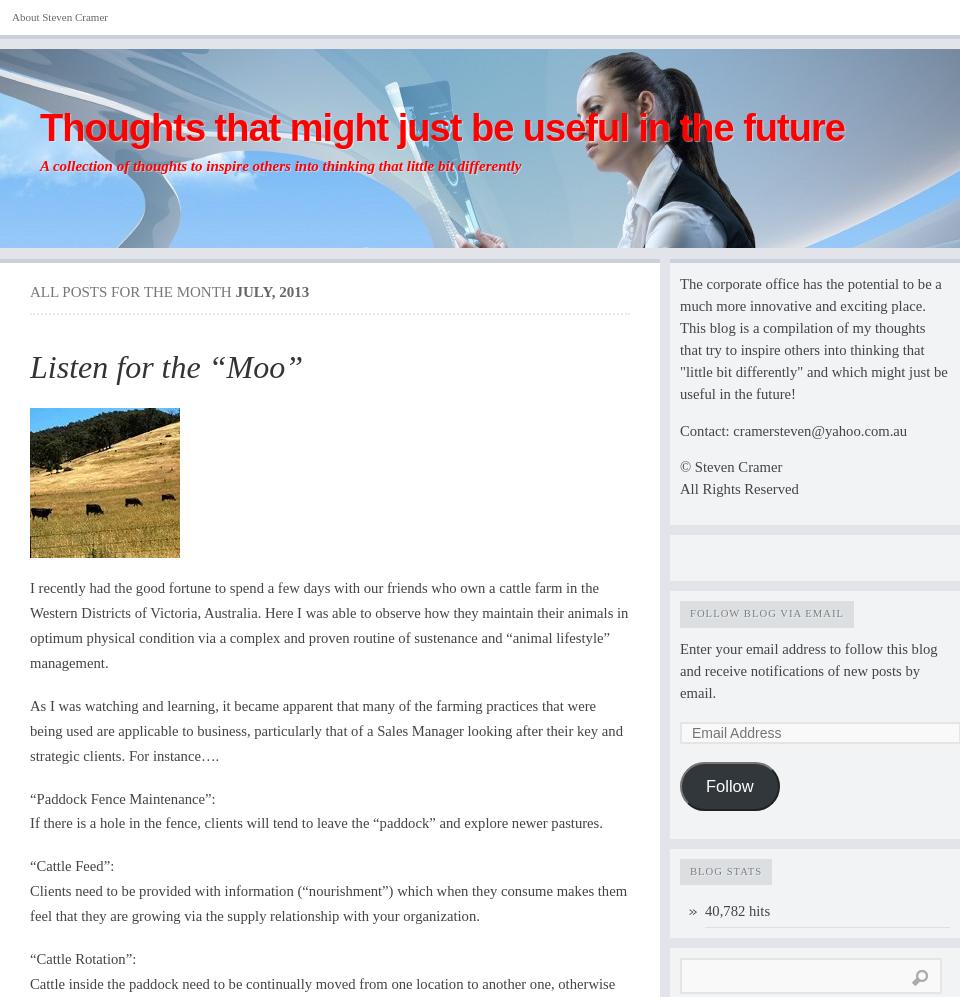 The width and height of the screenshot is (960, 997). Describe the element at coordinates (326, 730) in the screenshot. I see `'As I was watching and learning, it became apparent that many of the farming practices that were being used are applicable to business, particularly that of a Sales Manager looking after their key and strategic clients. For instance….'` at that location.